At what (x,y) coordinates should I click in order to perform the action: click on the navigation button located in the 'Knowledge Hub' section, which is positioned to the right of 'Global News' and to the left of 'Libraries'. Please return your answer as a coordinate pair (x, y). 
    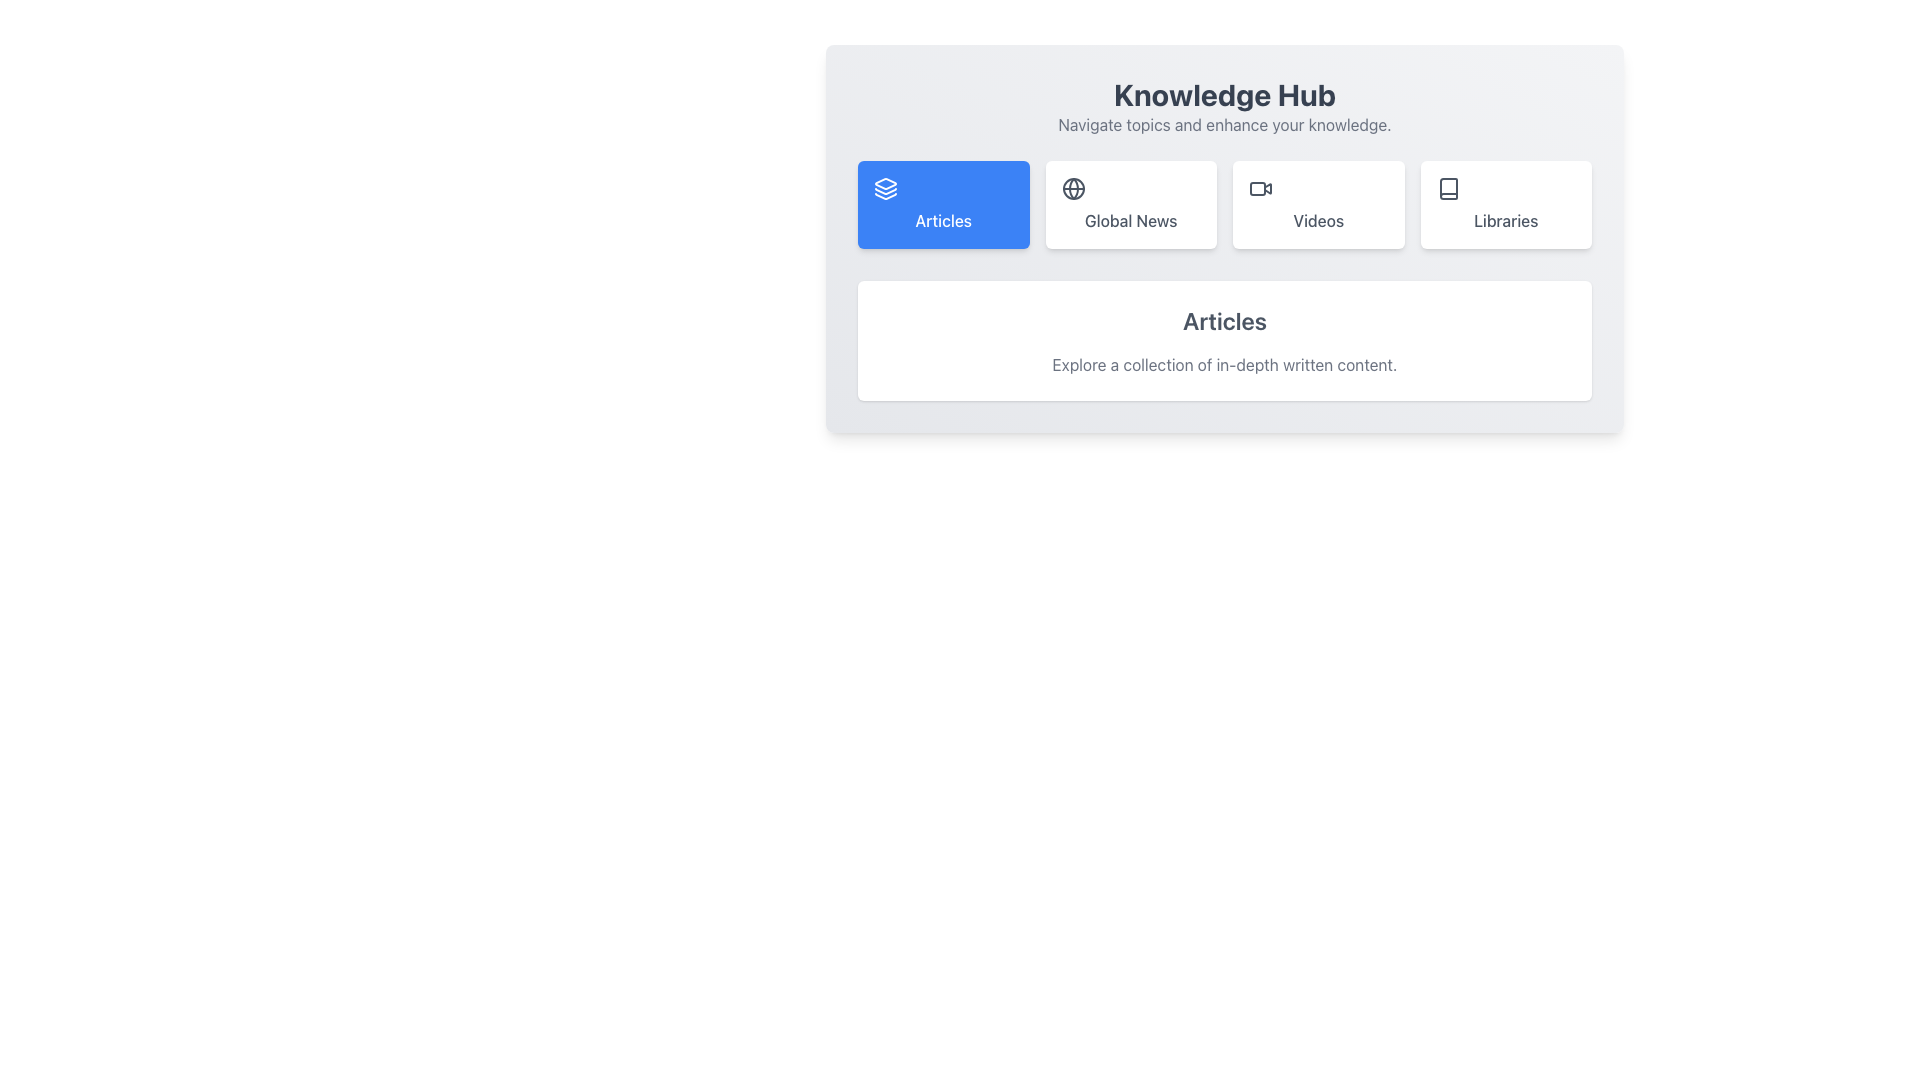
    Looking at the image, I should click on (1223, 204).